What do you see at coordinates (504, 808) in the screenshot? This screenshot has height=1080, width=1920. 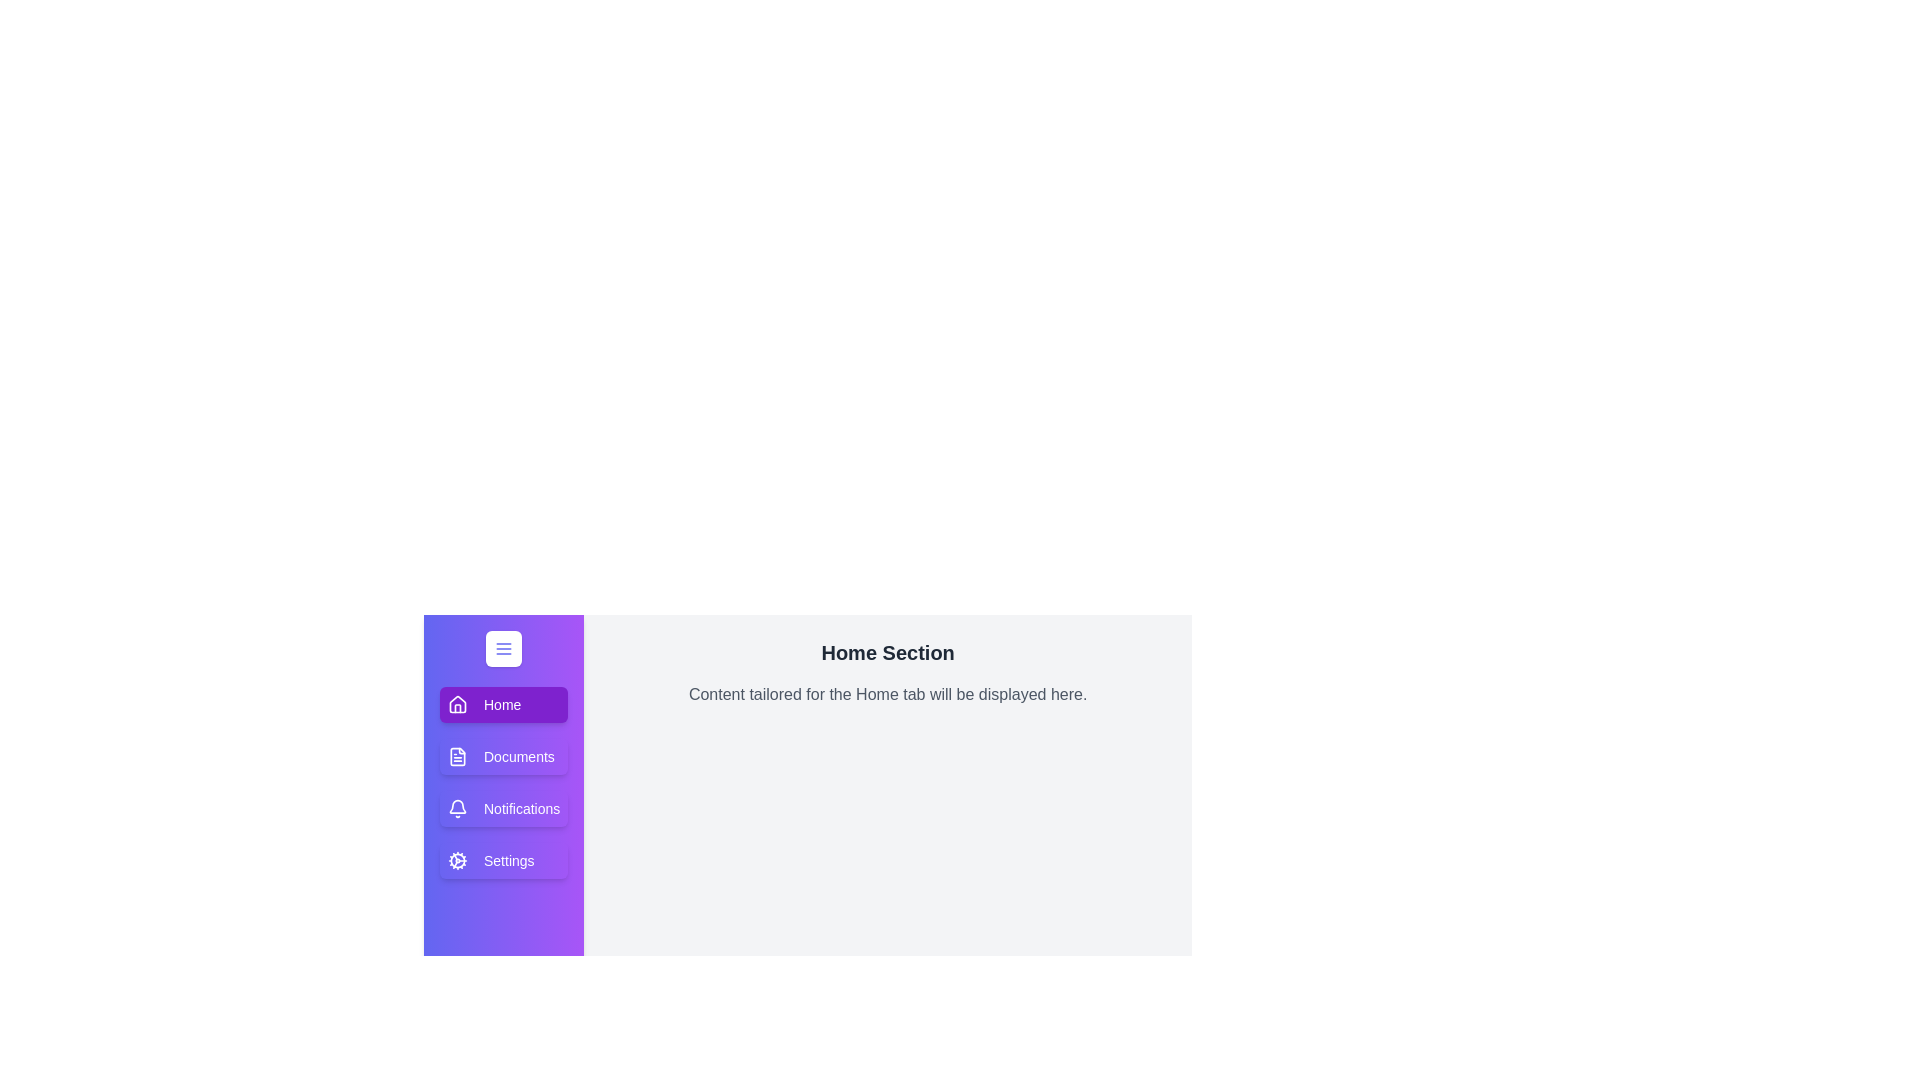 I see `the Notifications tab to view its content` at bounding box center [504, 808].